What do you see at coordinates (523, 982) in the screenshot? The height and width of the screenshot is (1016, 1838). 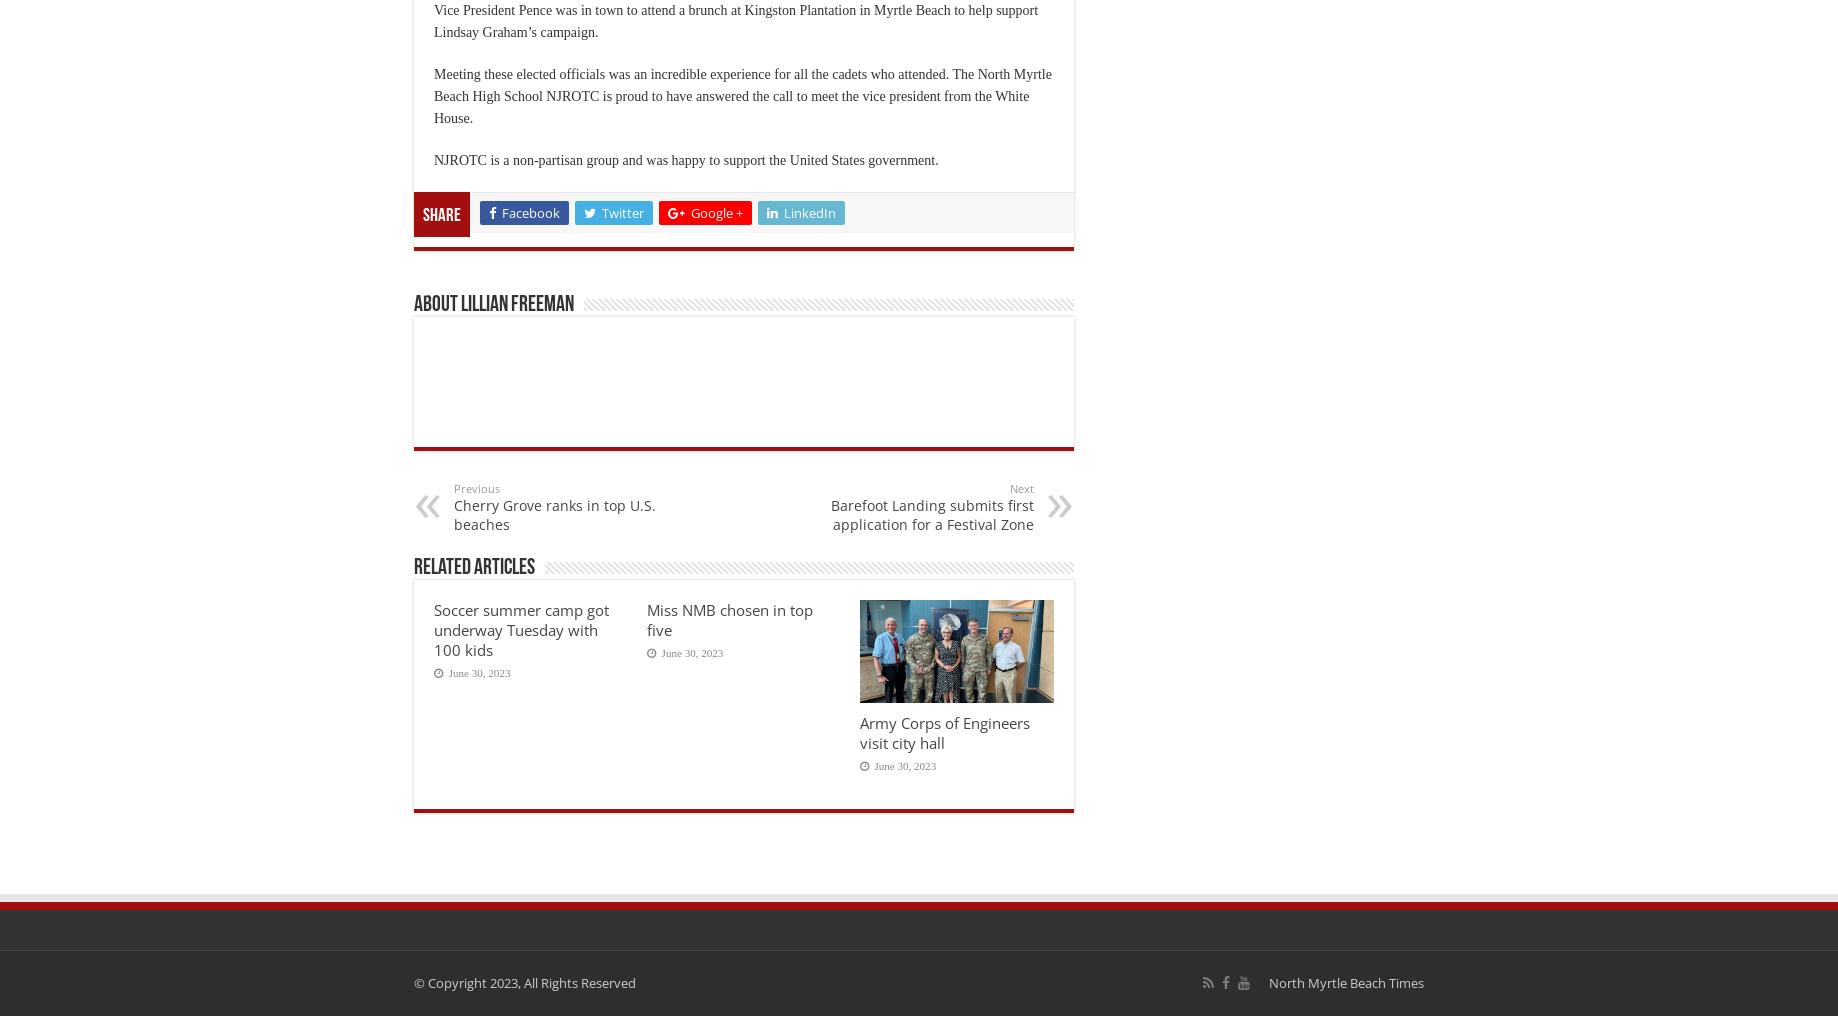 I see `'© Copyright 2023, All Rights Reserved'` at bounding box center [523, 982].